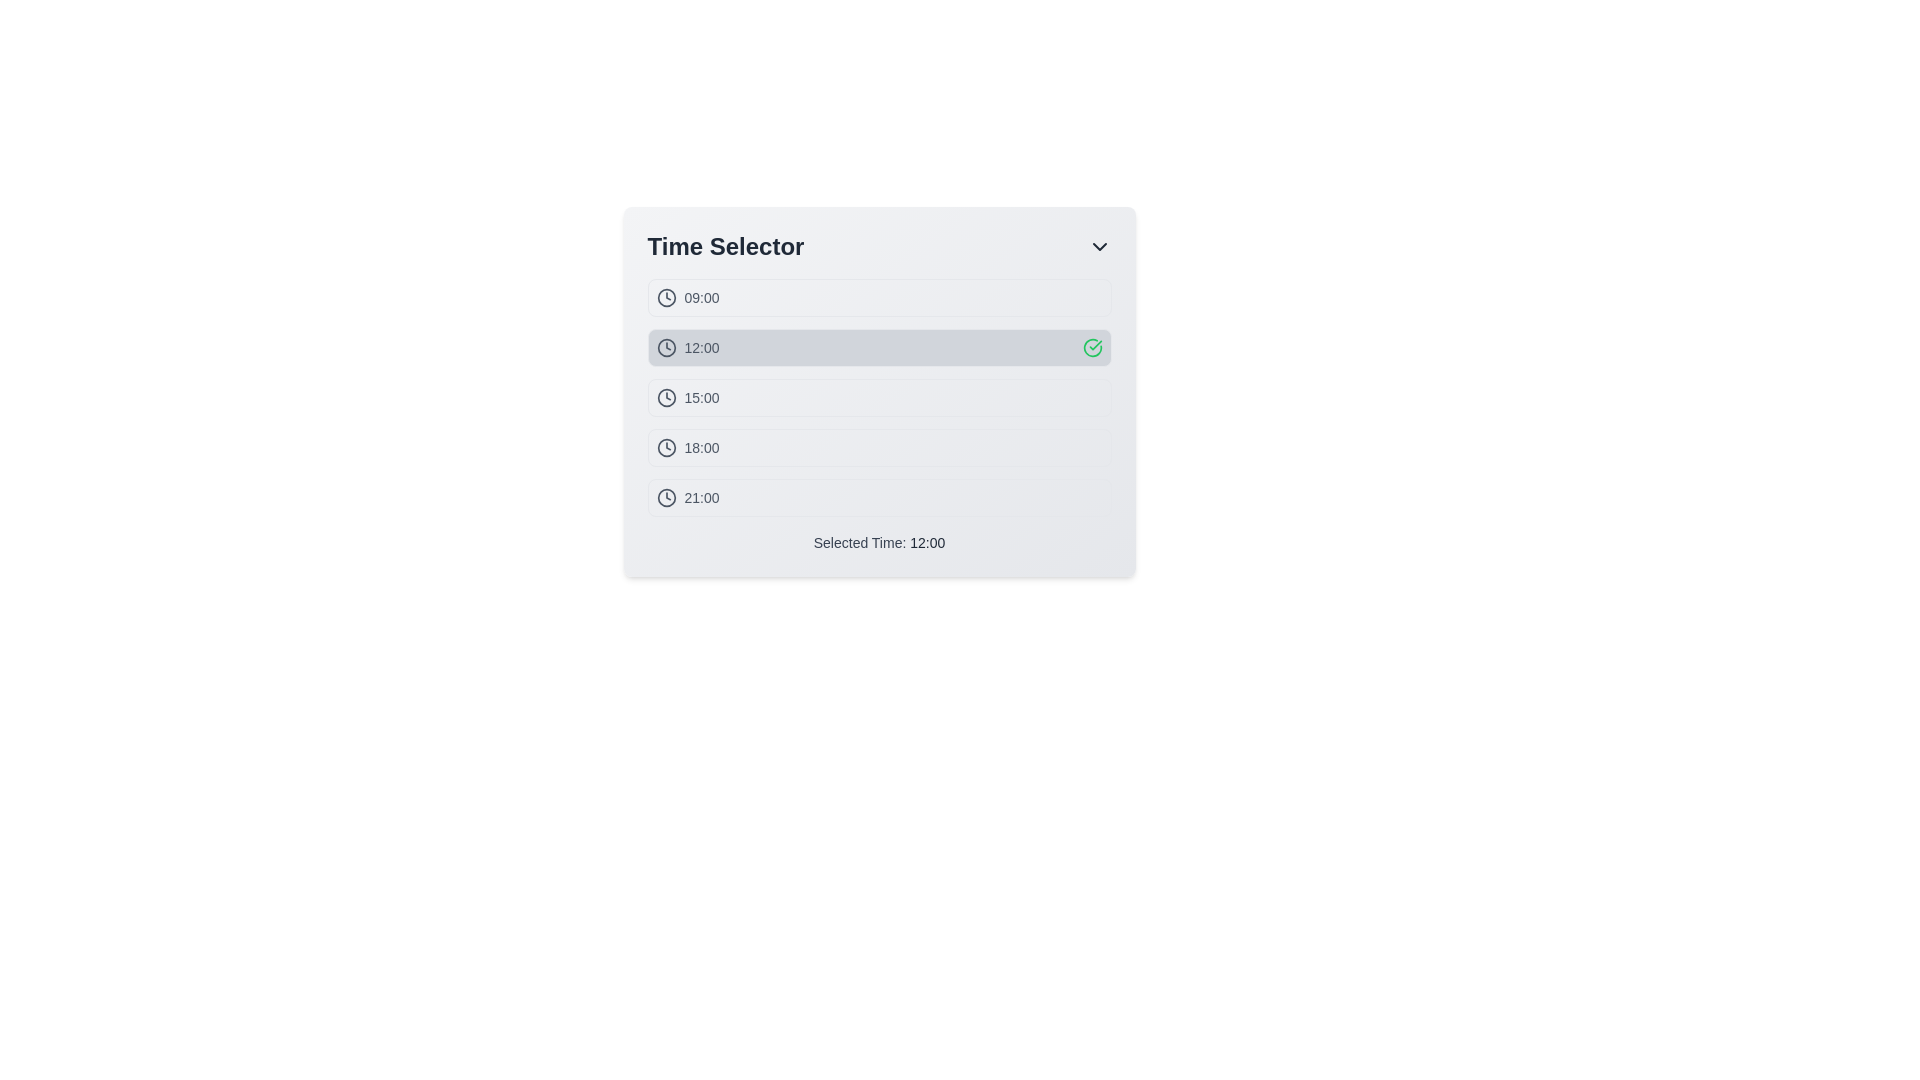  What do you see at coordinates (926, 543) in the screenshot?
I see `the text label displaying '12:00' in the time selection confirmation section, which is styled in dark gray and positioned within the 'Selected Time' indicator` at bounding box center [926, 543].